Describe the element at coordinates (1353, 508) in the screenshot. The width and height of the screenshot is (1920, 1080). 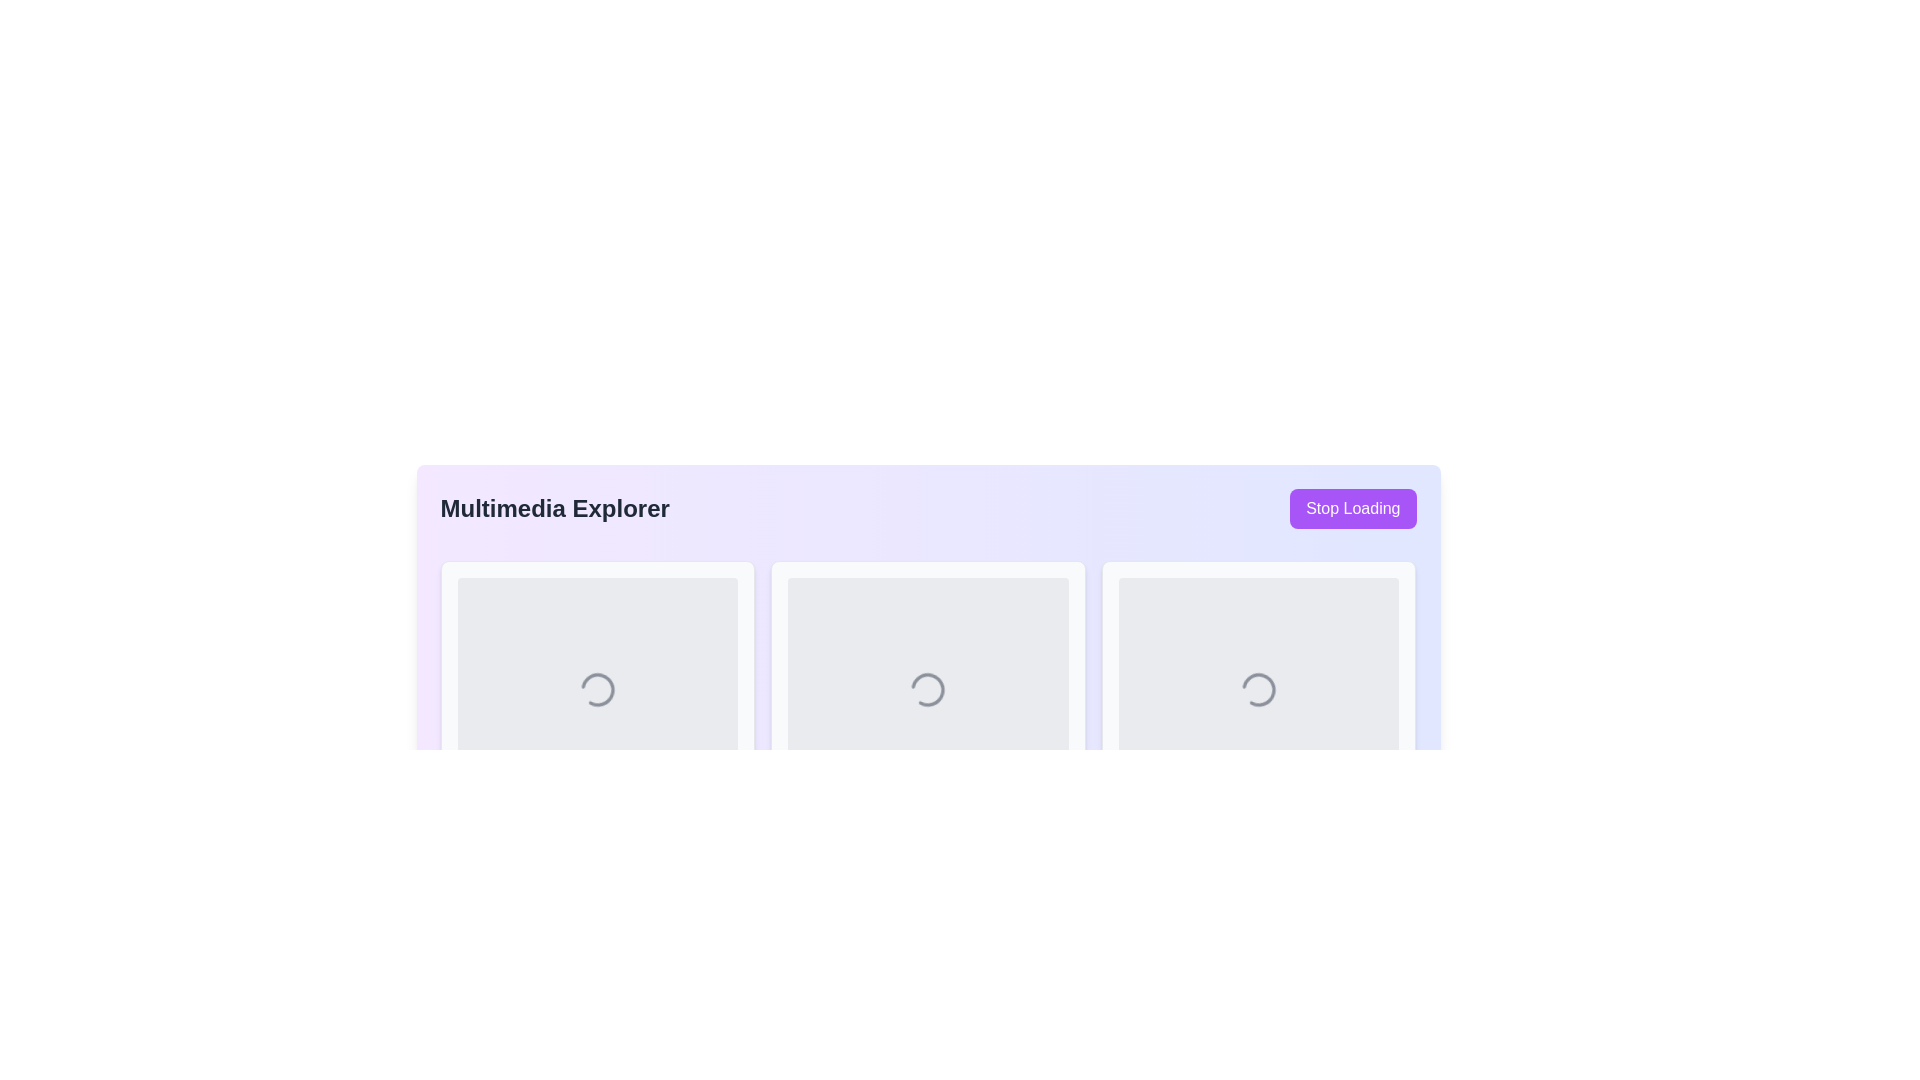
I see `the 'Stop Loading' button, which is a purple rectangular button with rounded corners located in the top-right corner of the interface` at that location.